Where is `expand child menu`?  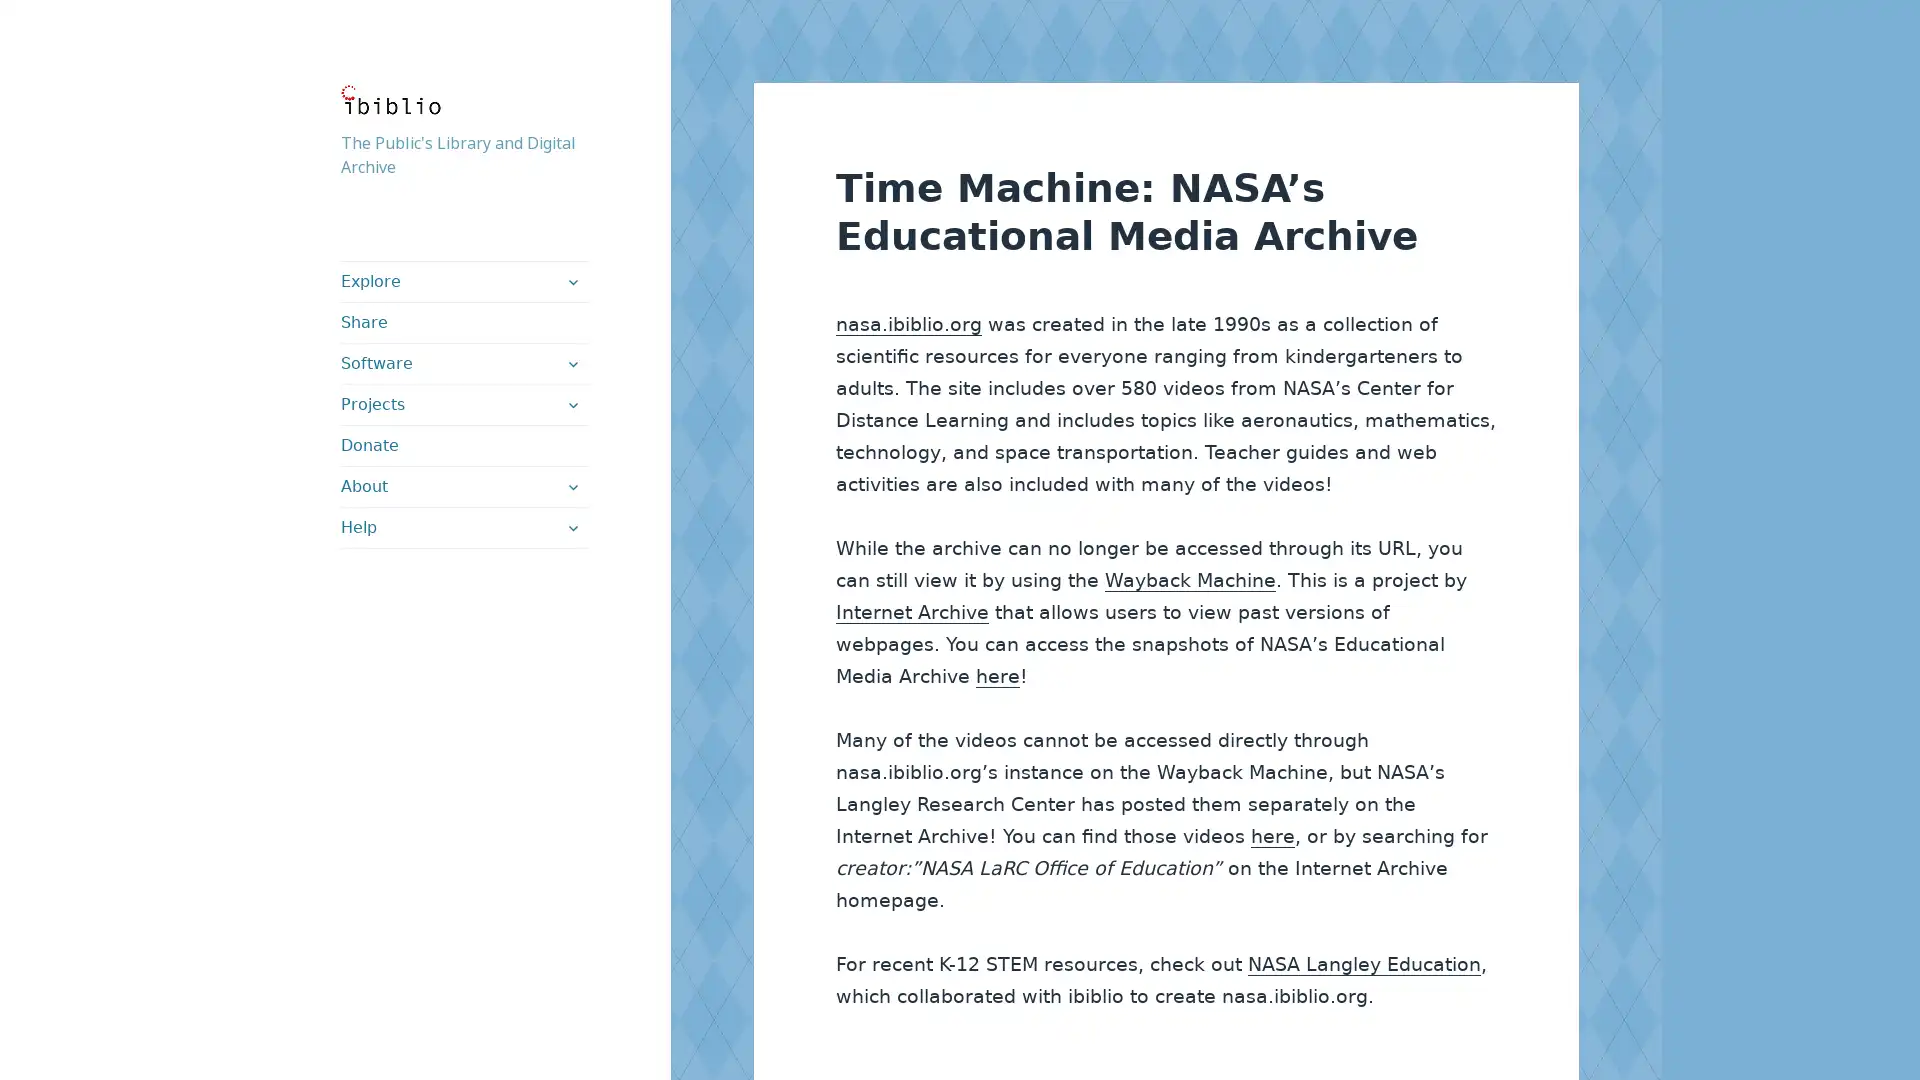 expand child menu is located at coordinates (570, 281).